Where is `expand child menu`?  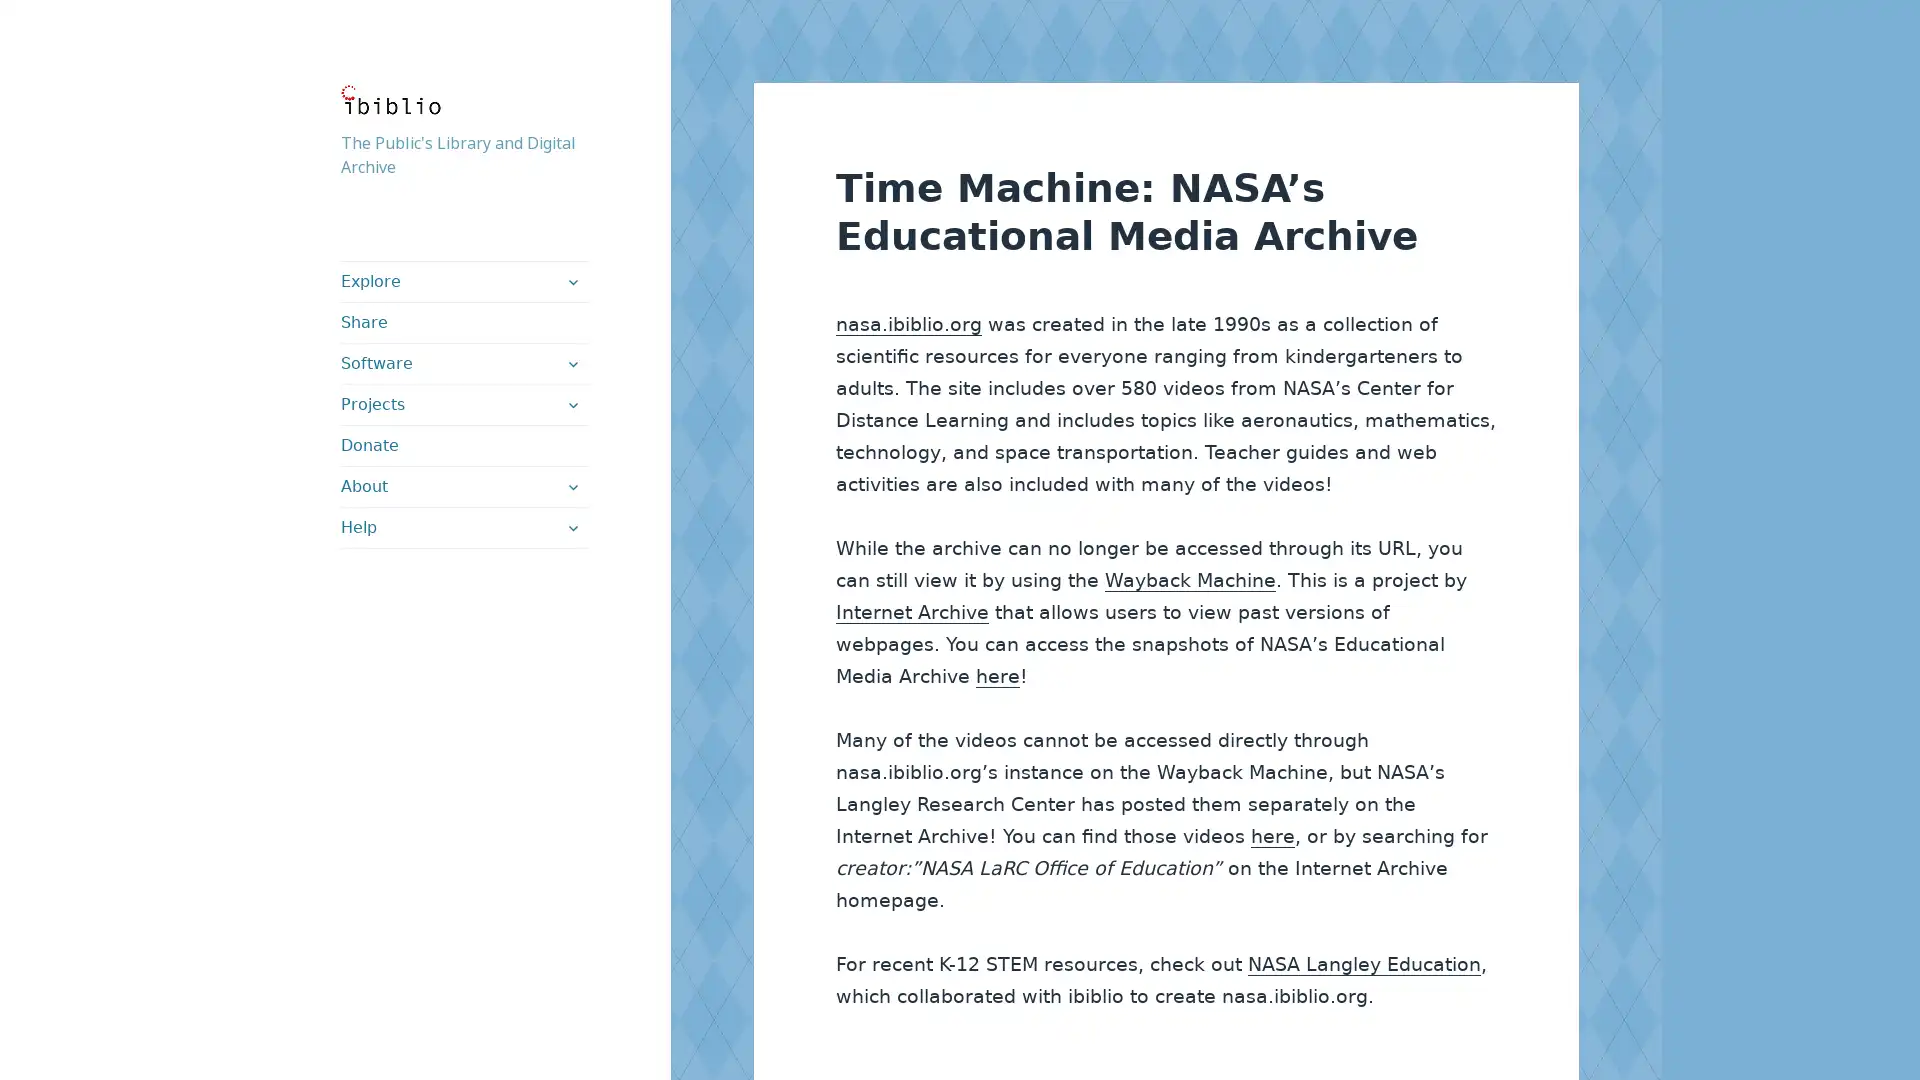 expand child menu is located at coordinates (570, 281).